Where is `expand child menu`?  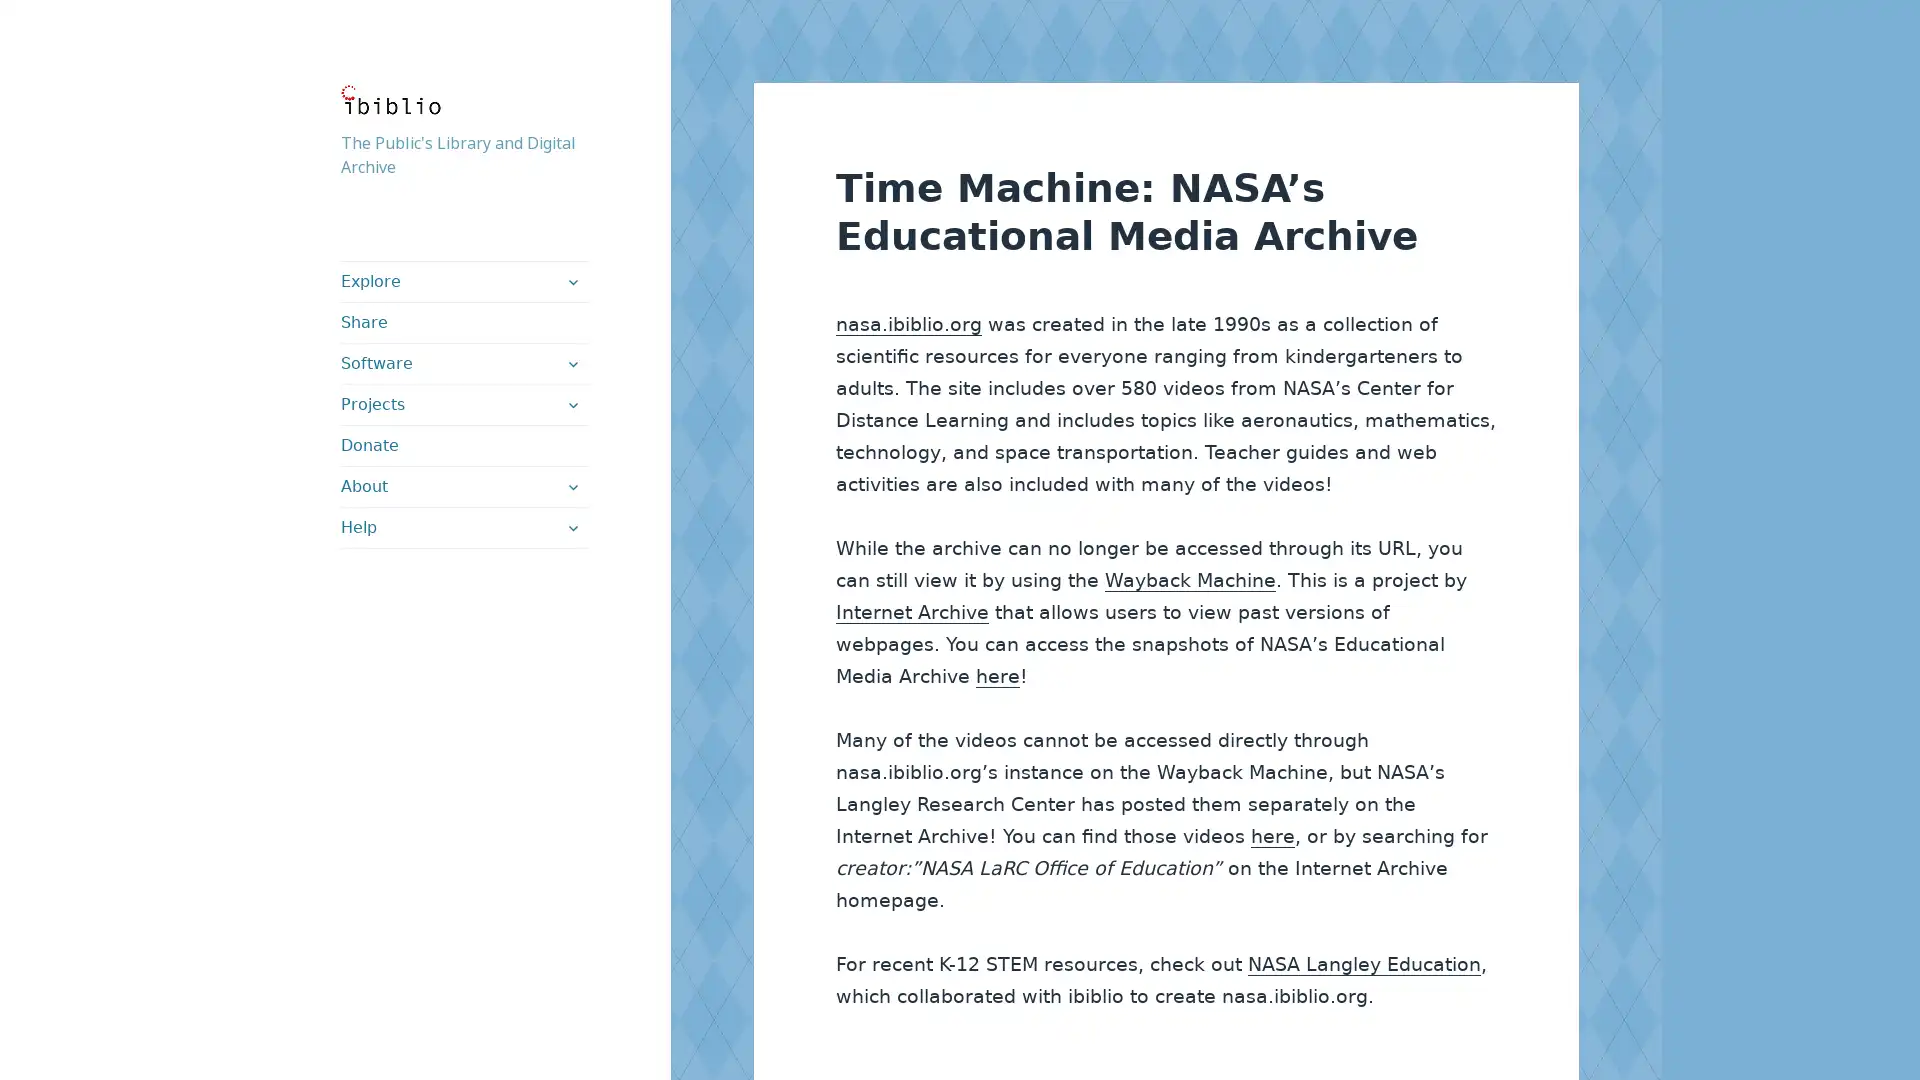 expand child menu is located at coordinates (570, 281).